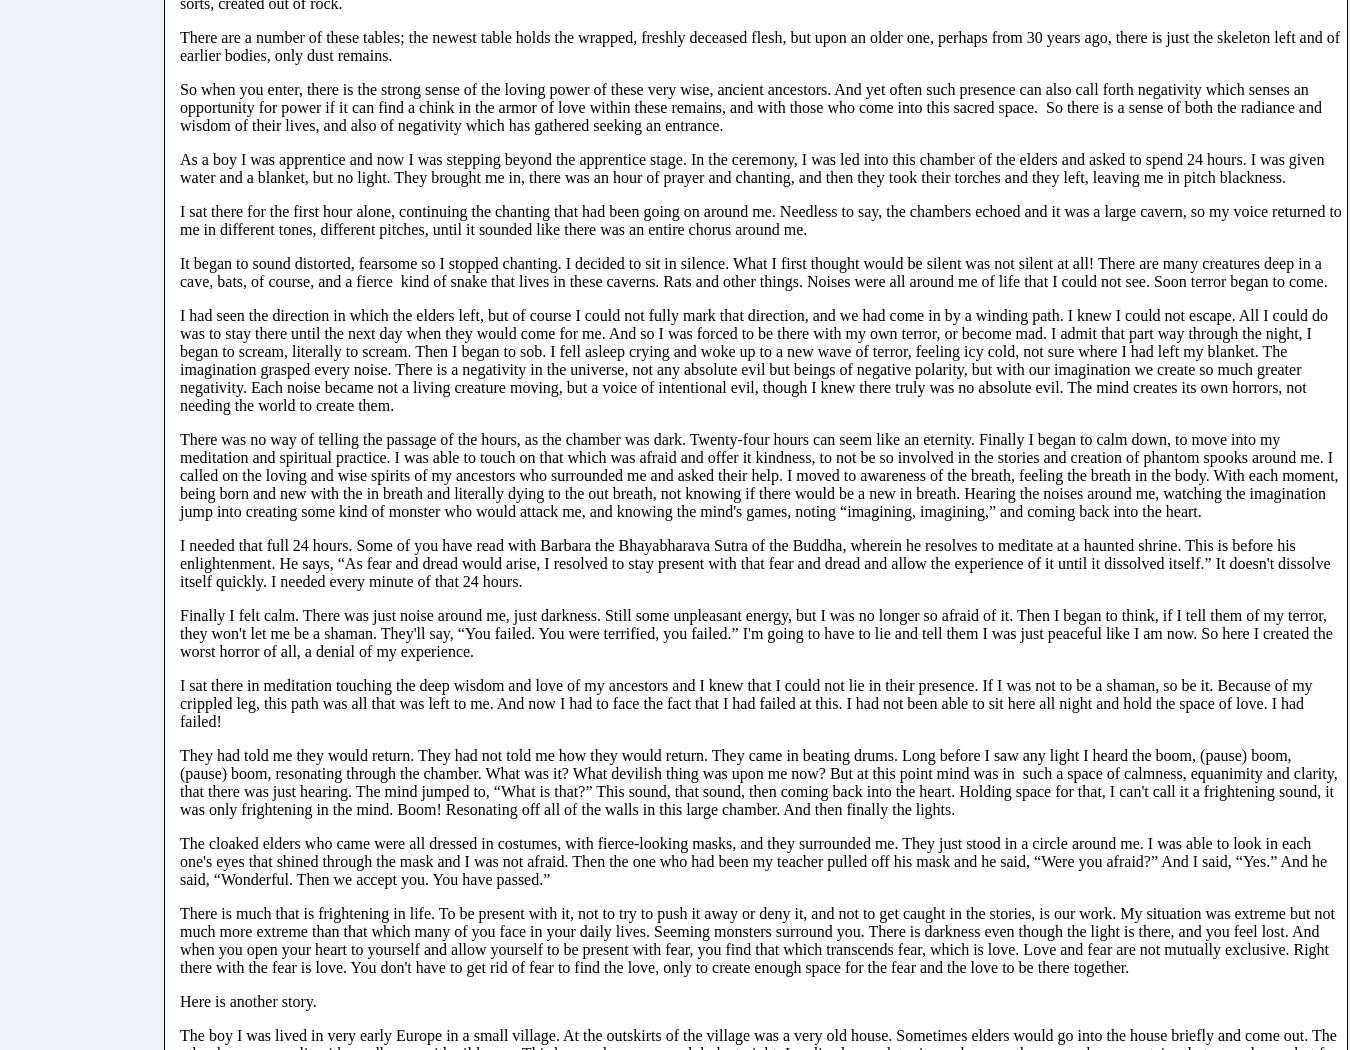  I want to click on 'I sat there in meditation touching the deep wisdom and love of my ancestors and I knew that I could not lie in their presence. If I was not to be a shaman, so be it. Because of my crippled leg, this path was all that was left to me. And now I had to face the fact that I had failed at this. I had not been able to sit here all night and hold the space of love. I had failed!', so click(745, 702).